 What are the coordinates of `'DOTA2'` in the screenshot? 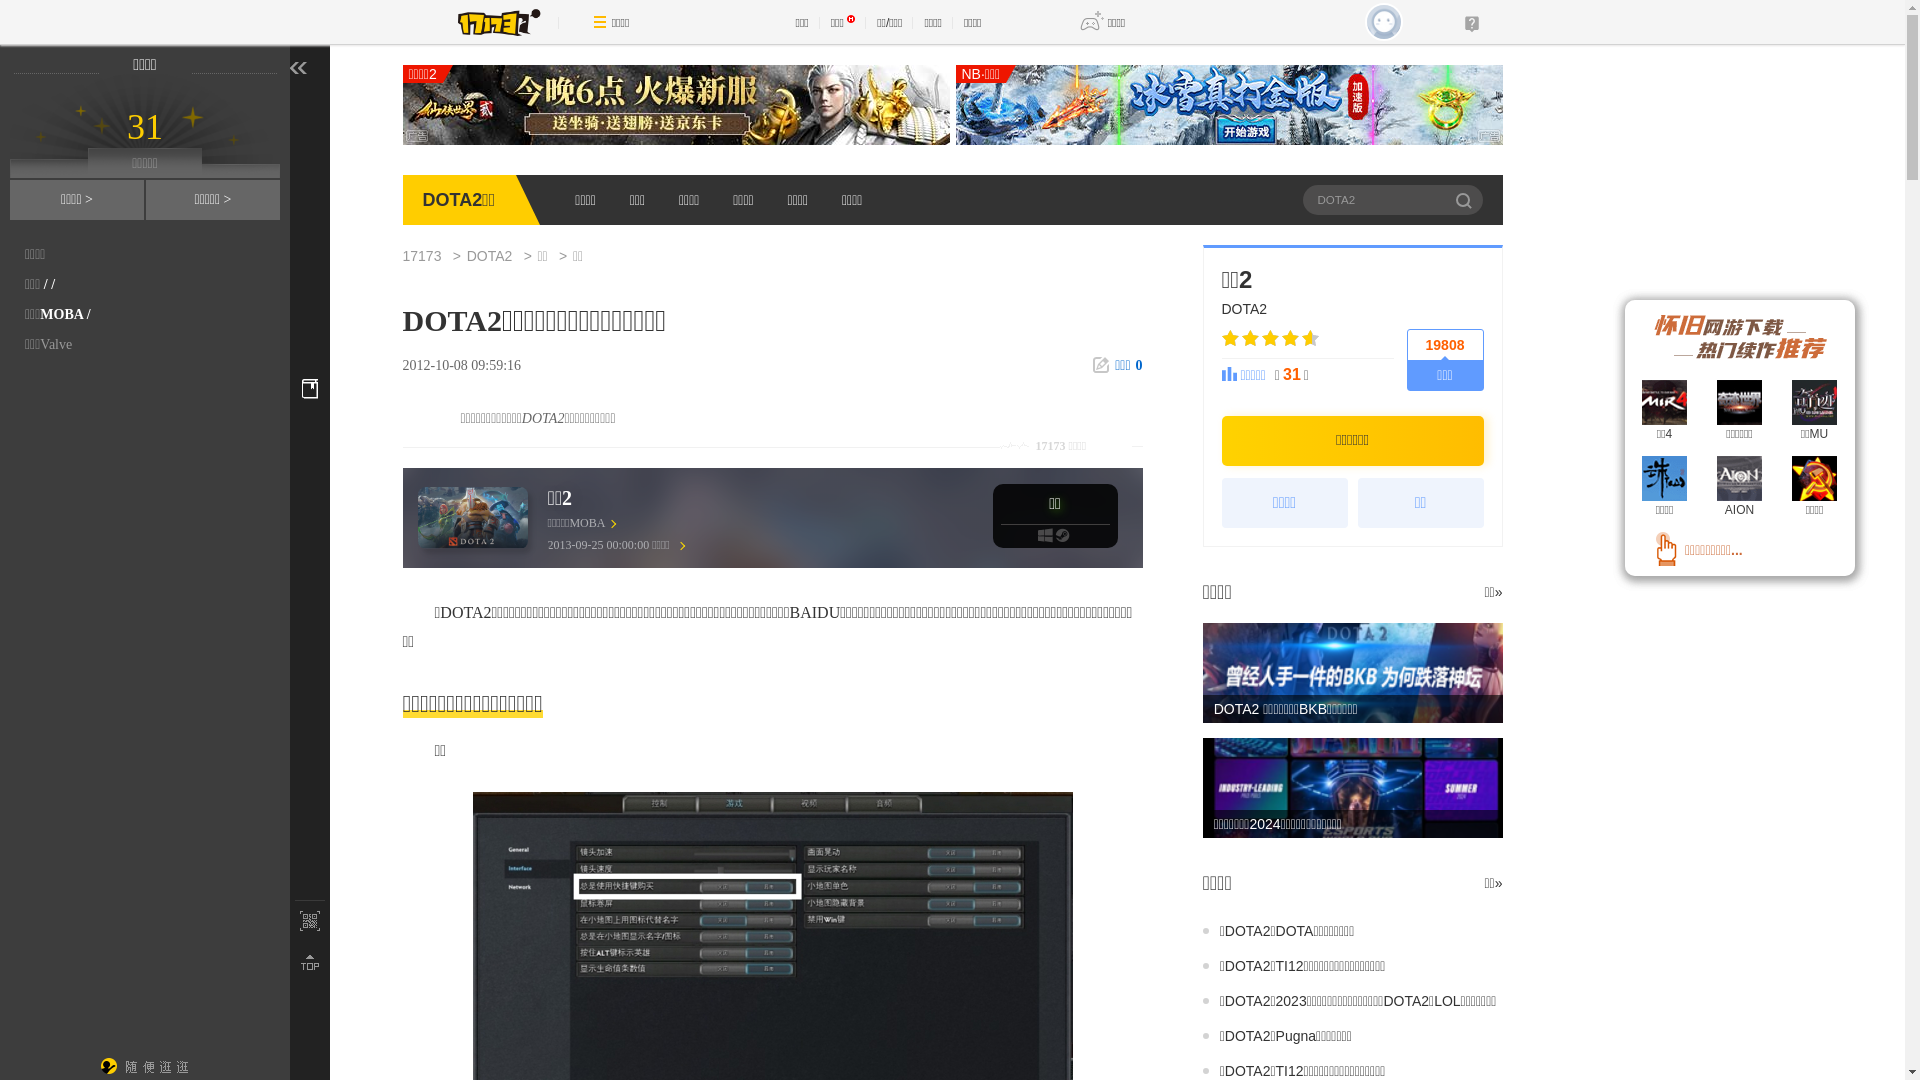 It's located at (499, 254).